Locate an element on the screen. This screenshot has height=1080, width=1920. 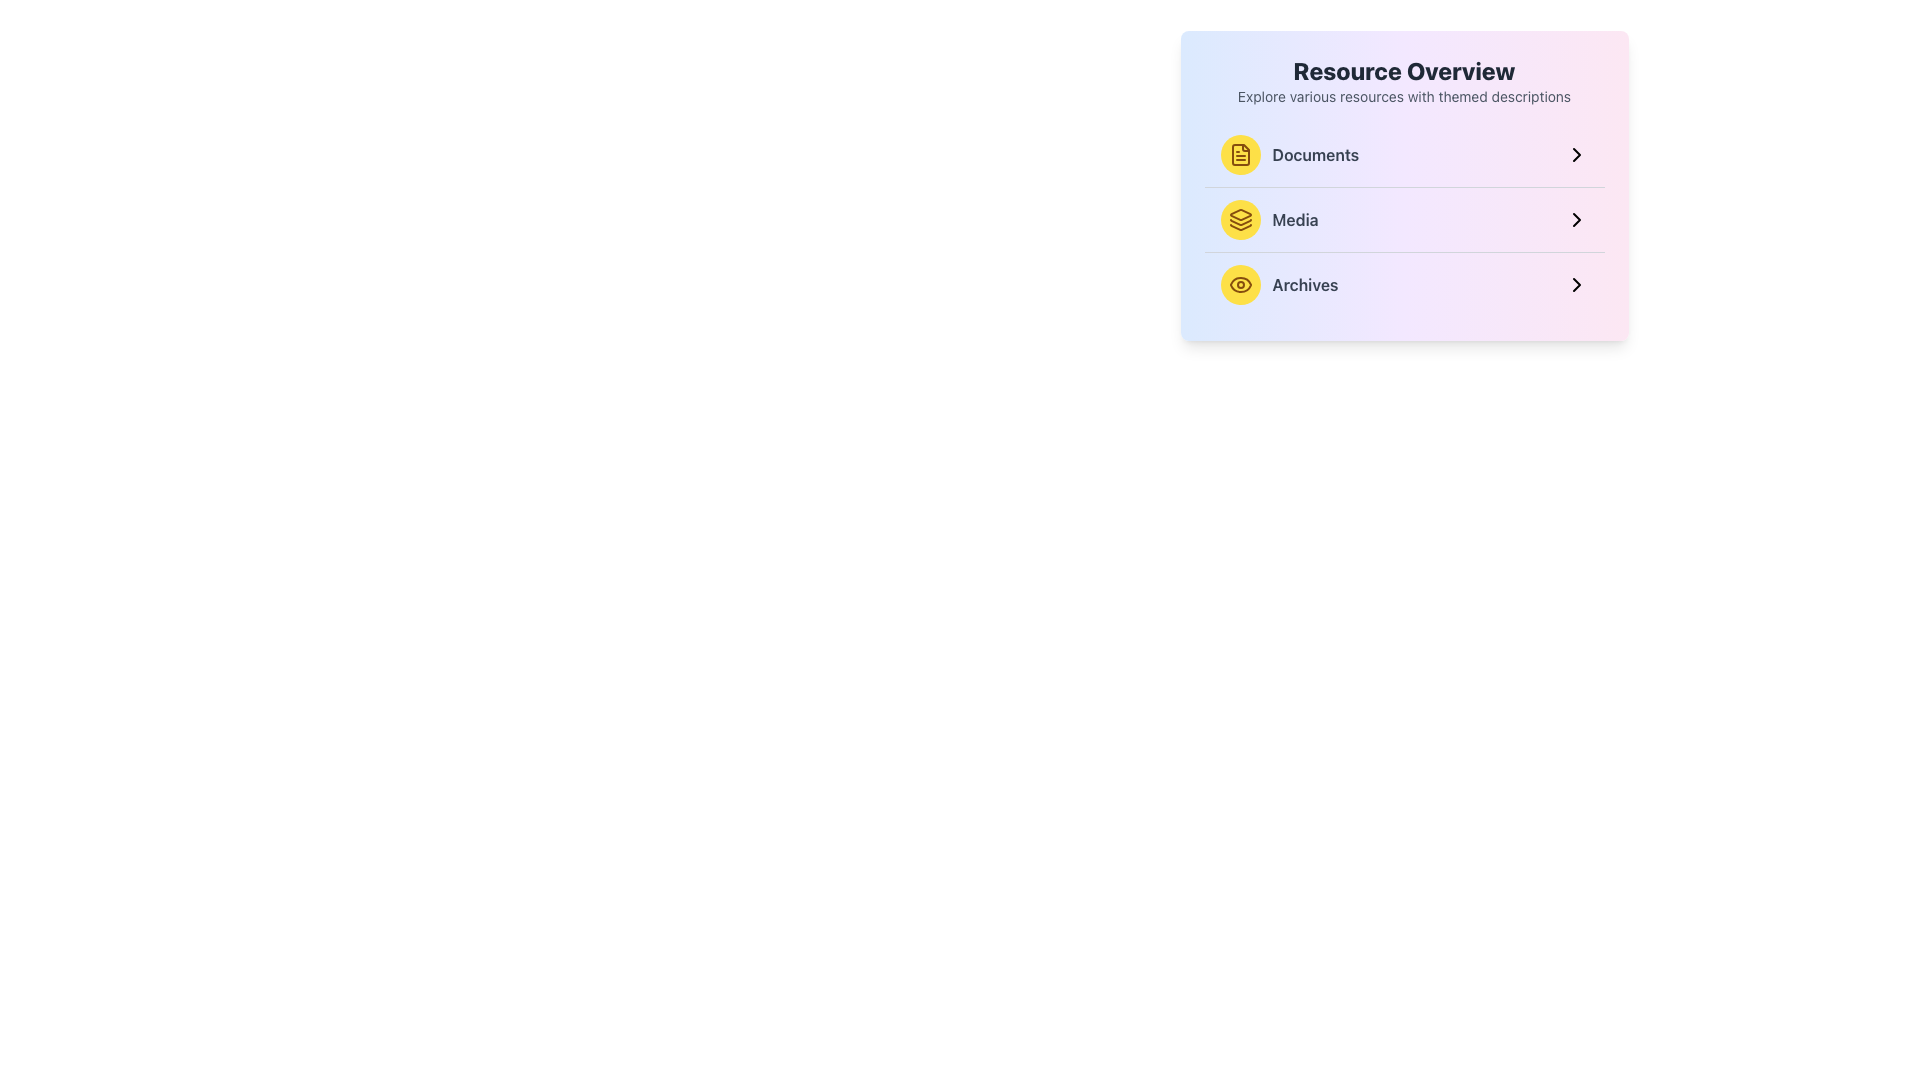
the 'eye' SVG icon on the right side of the interface to access the broader section it is associated with, likely linked to 'Documents', 'Media', or 'Archives' is located at coordinates (1239, 285).